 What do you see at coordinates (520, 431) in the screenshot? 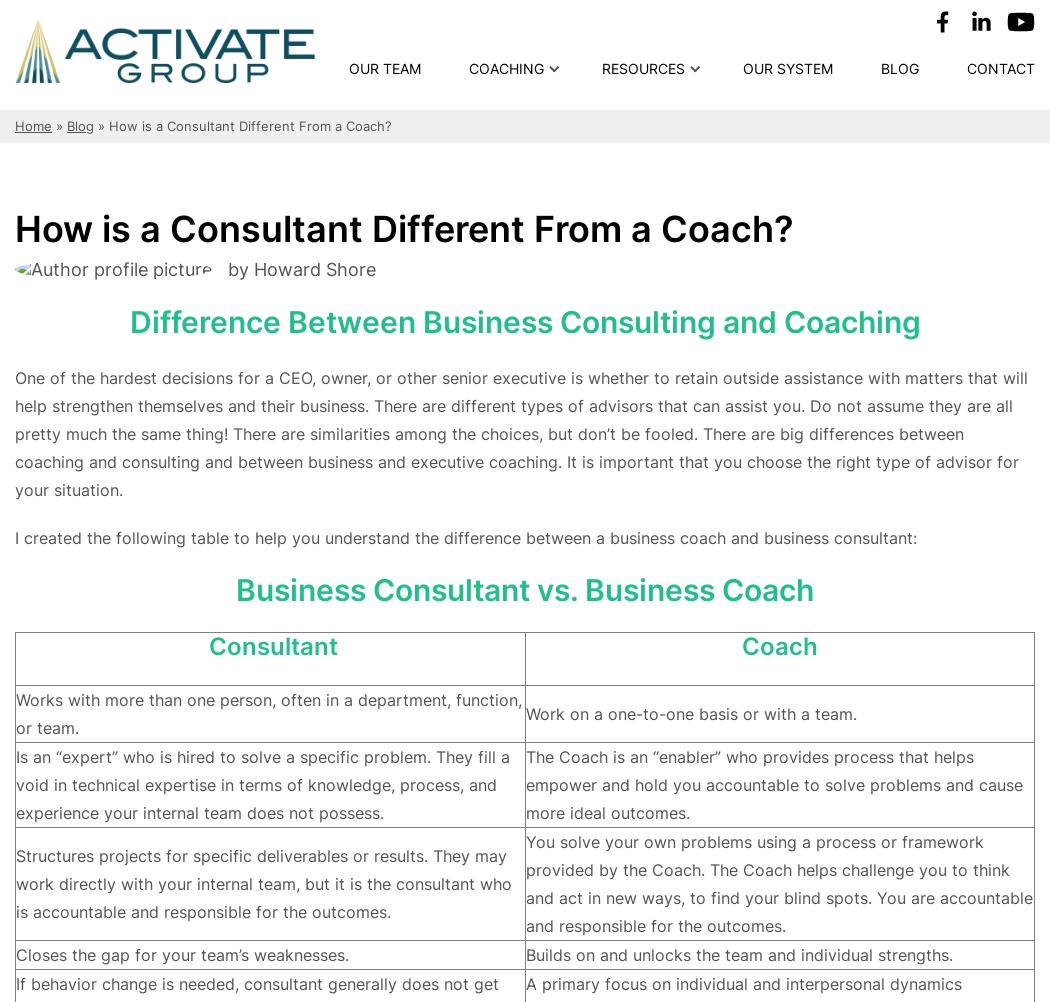
I see `'One of the hardest decisions for a CEO, owner, or other senior executive is whether to retain outside assistance with matters that will help strengthen themselves and their business. There are different types of advisors that can assist you. Do not assume they are all pretty much the same thing! There are similarities among the choices, but don’t be fooled. There are big differences between coaching and consulting and between business and executive coaching. It is important that you choose the right type of advisor for your situation.'` at bounding box center [520, 431].